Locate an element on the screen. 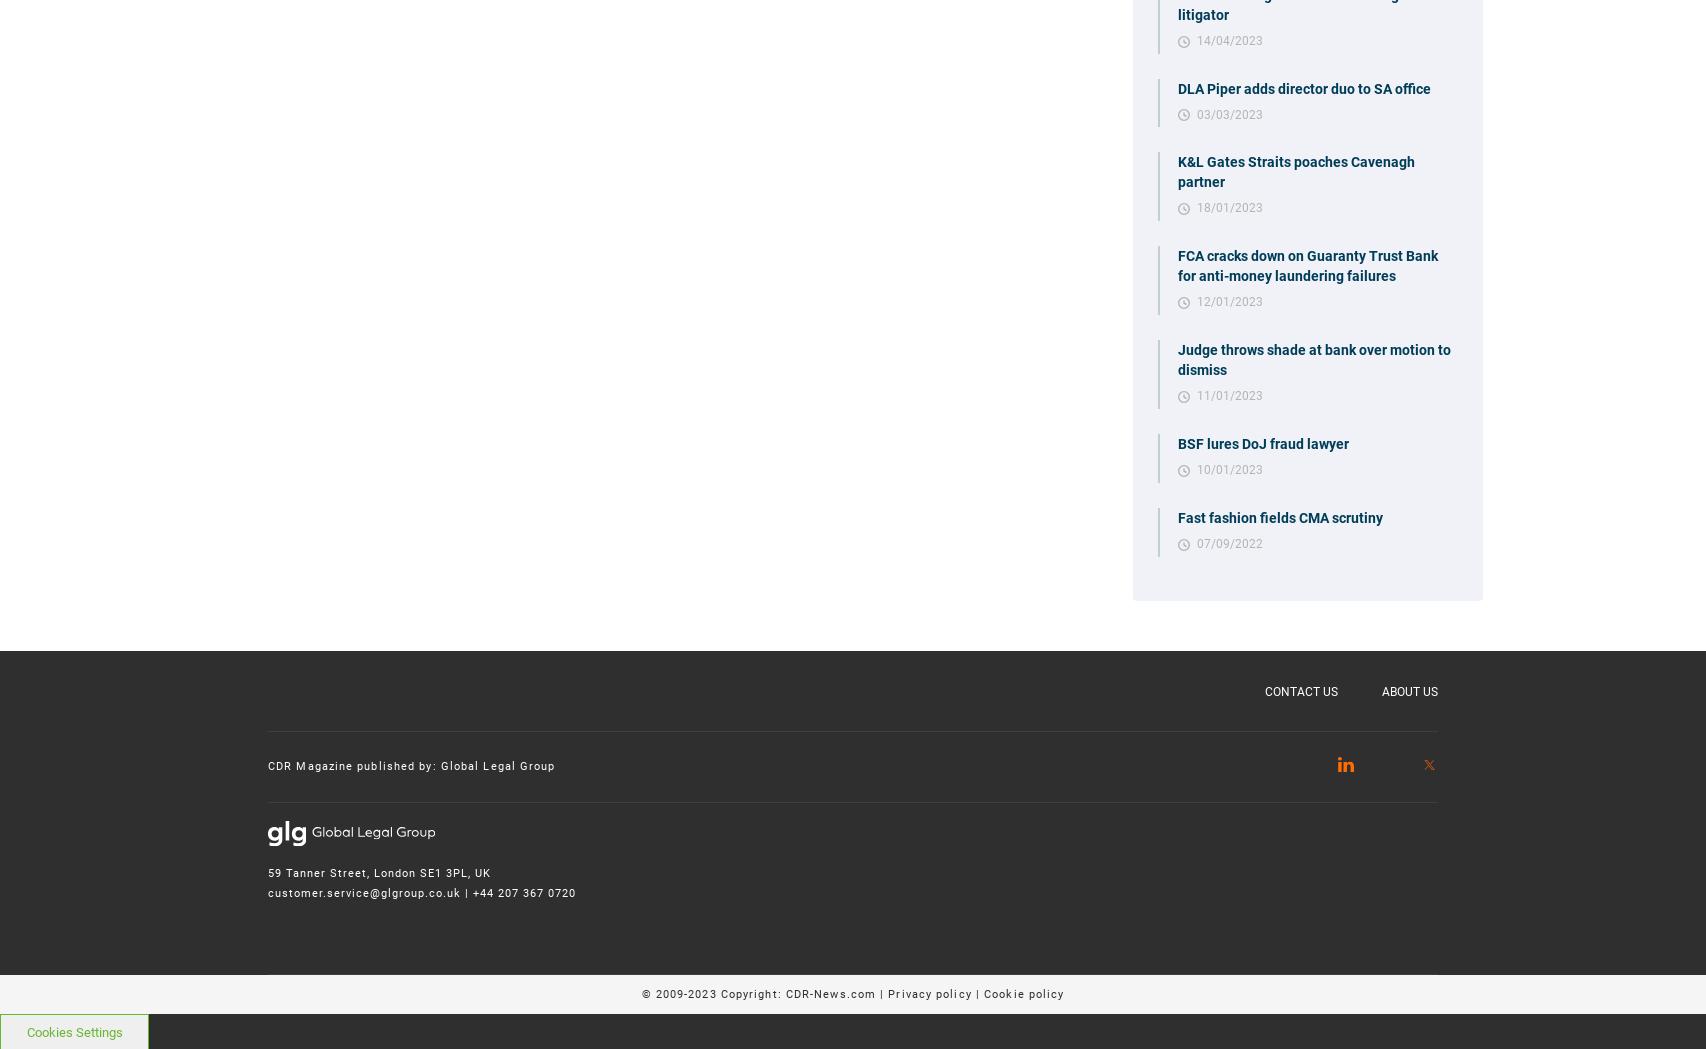 The height and width of the screenshot is (1049, 1706). 'About Us' is located at coordinates (1381, 690).